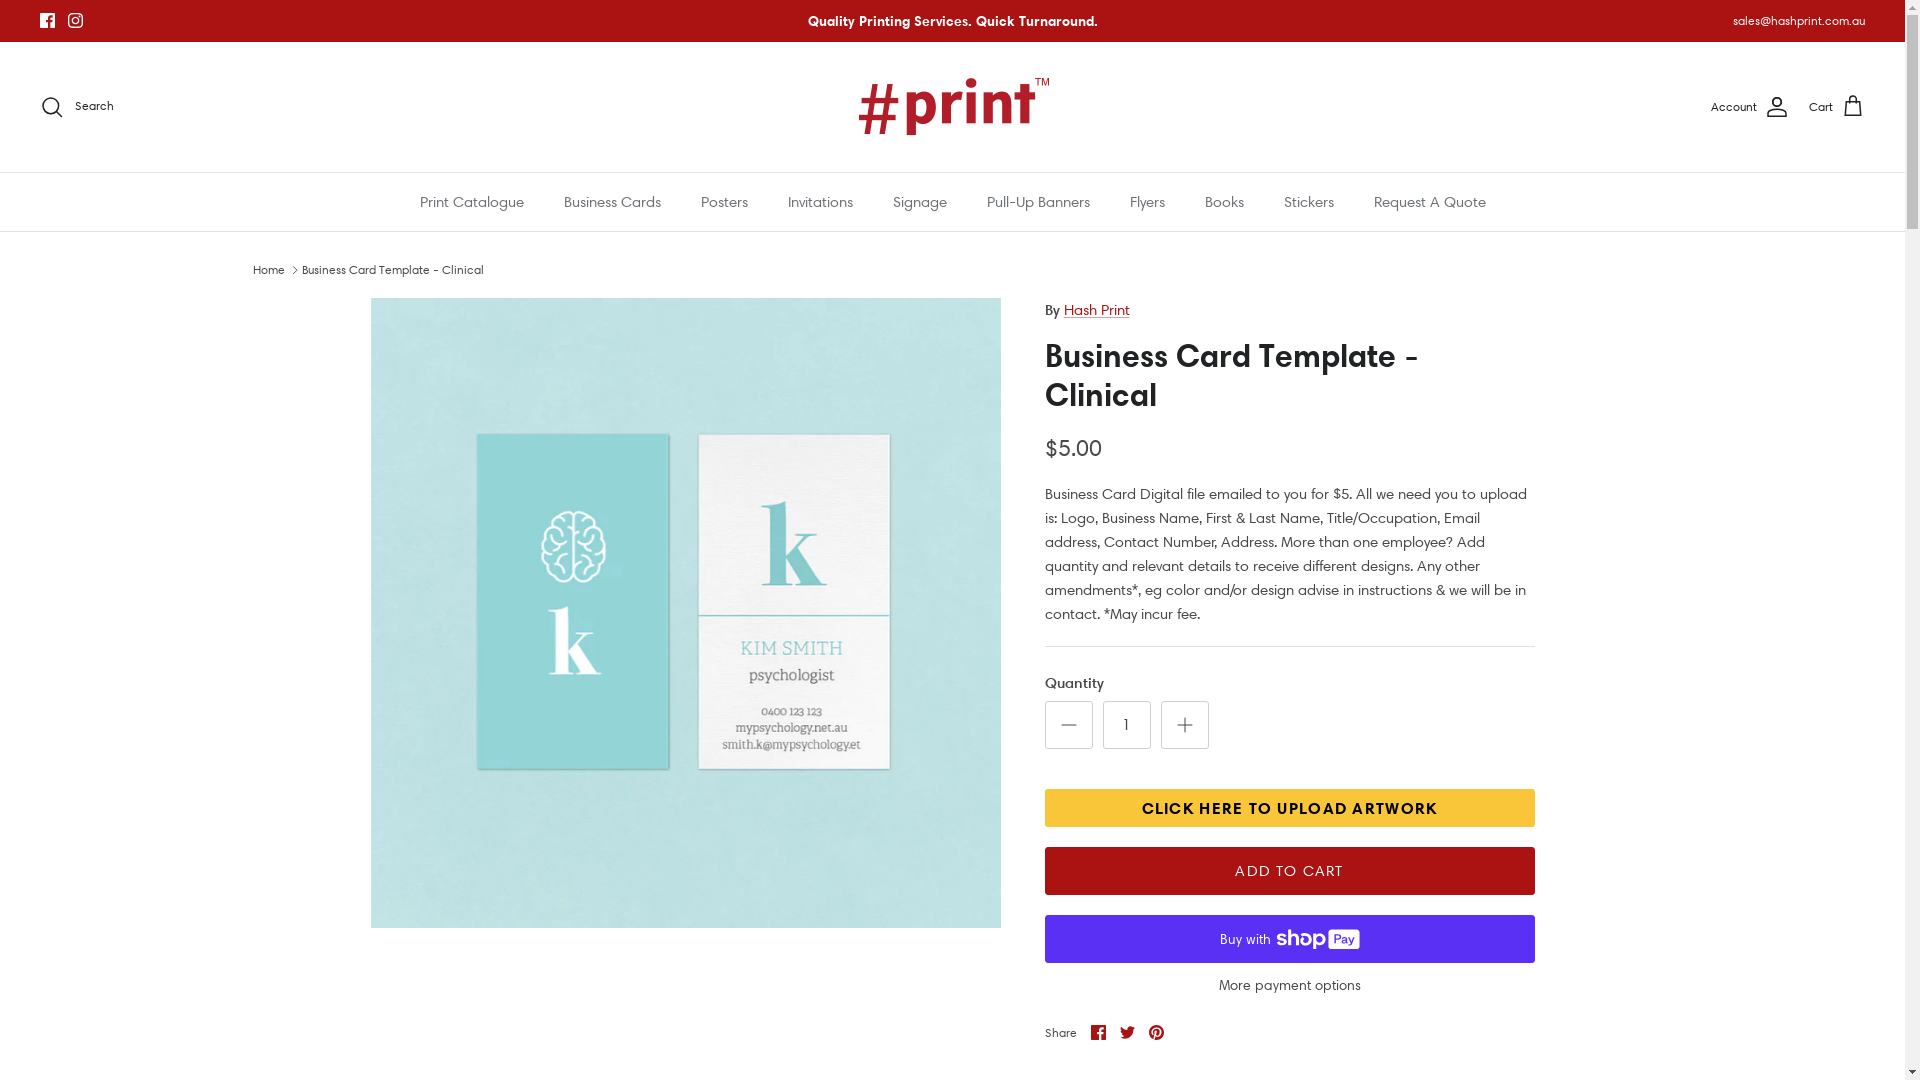 This screenshot has width=1920, height=1080. Describe the element at coordinates (820, 202) in the screenshot. I see `'Invitations'` at that location.